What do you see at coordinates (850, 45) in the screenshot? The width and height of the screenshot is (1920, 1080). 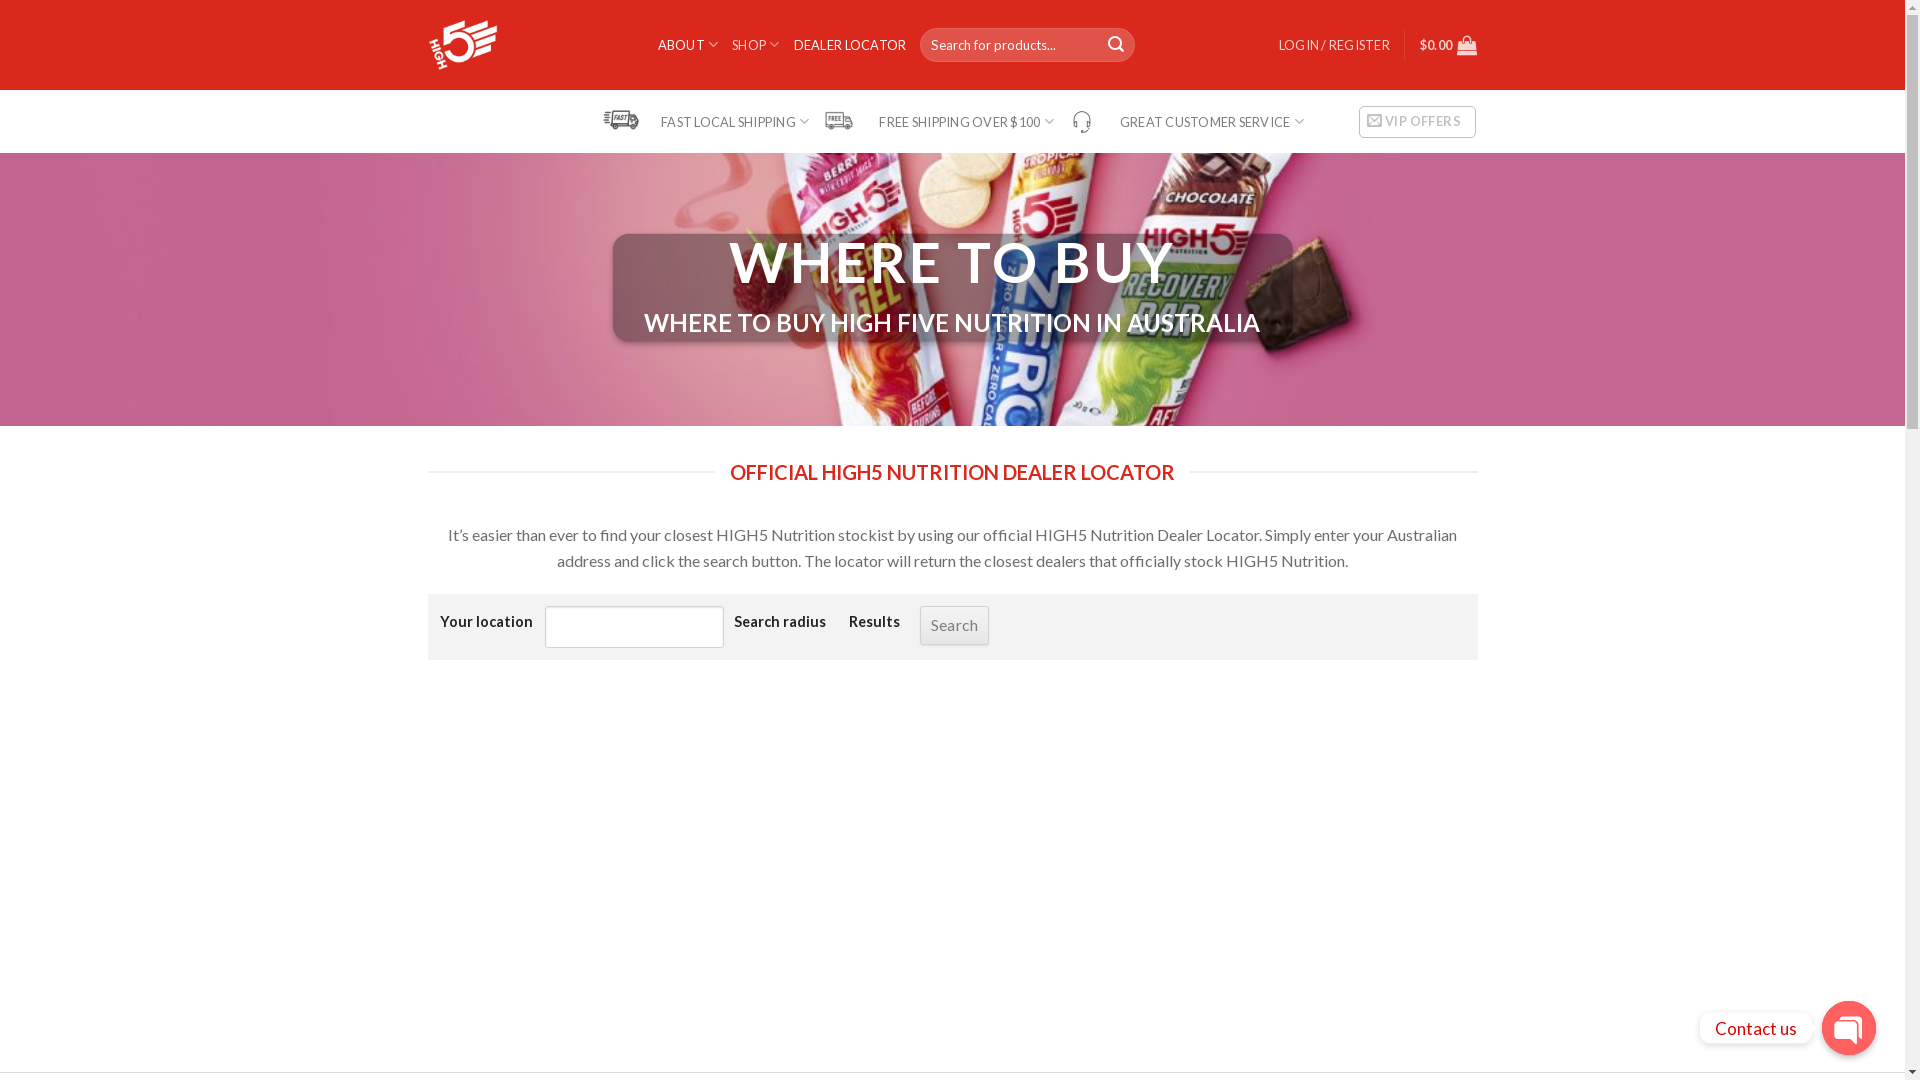 I see `'DEALER LOCATOR'` at bounding box center [850, 45].